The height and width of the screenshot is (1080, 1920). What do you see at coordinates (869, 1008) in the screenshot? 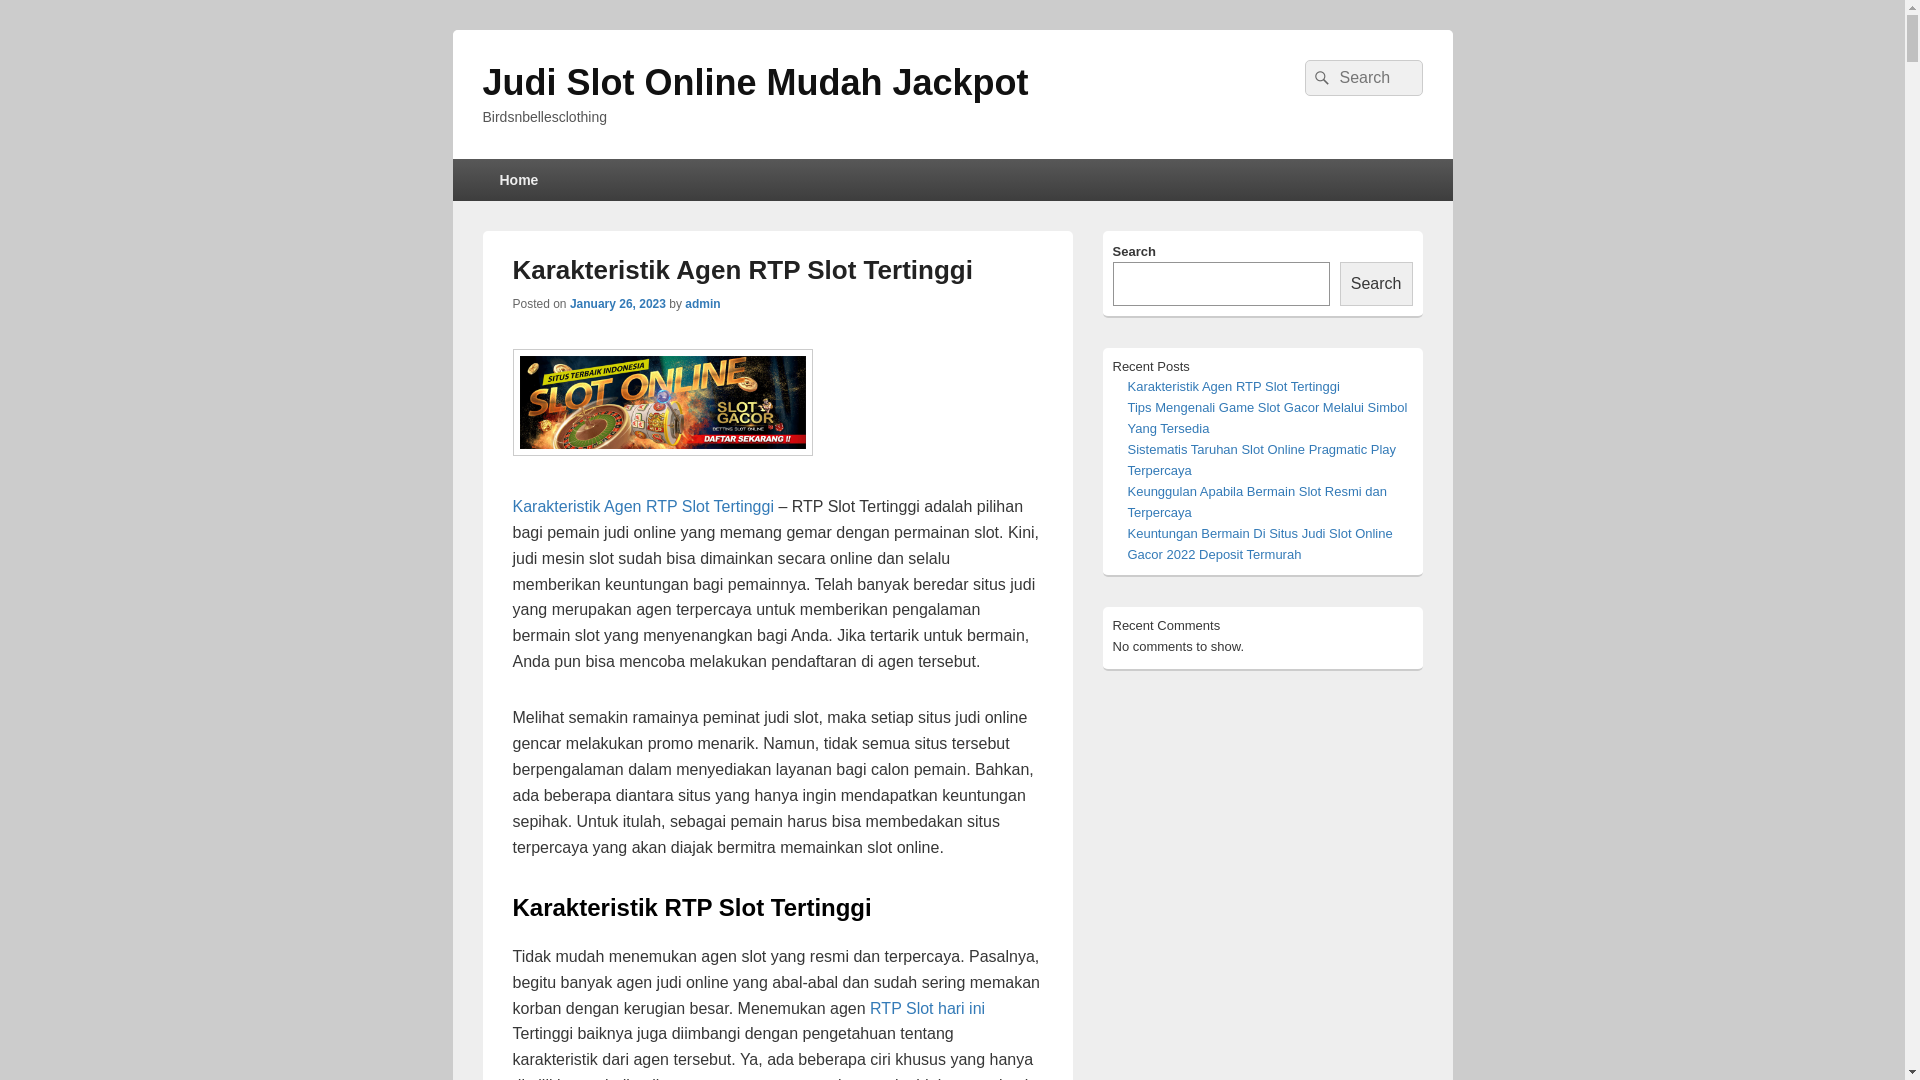
I see `'RTP Slot hari ini'` at bounding box center [869, 1008].